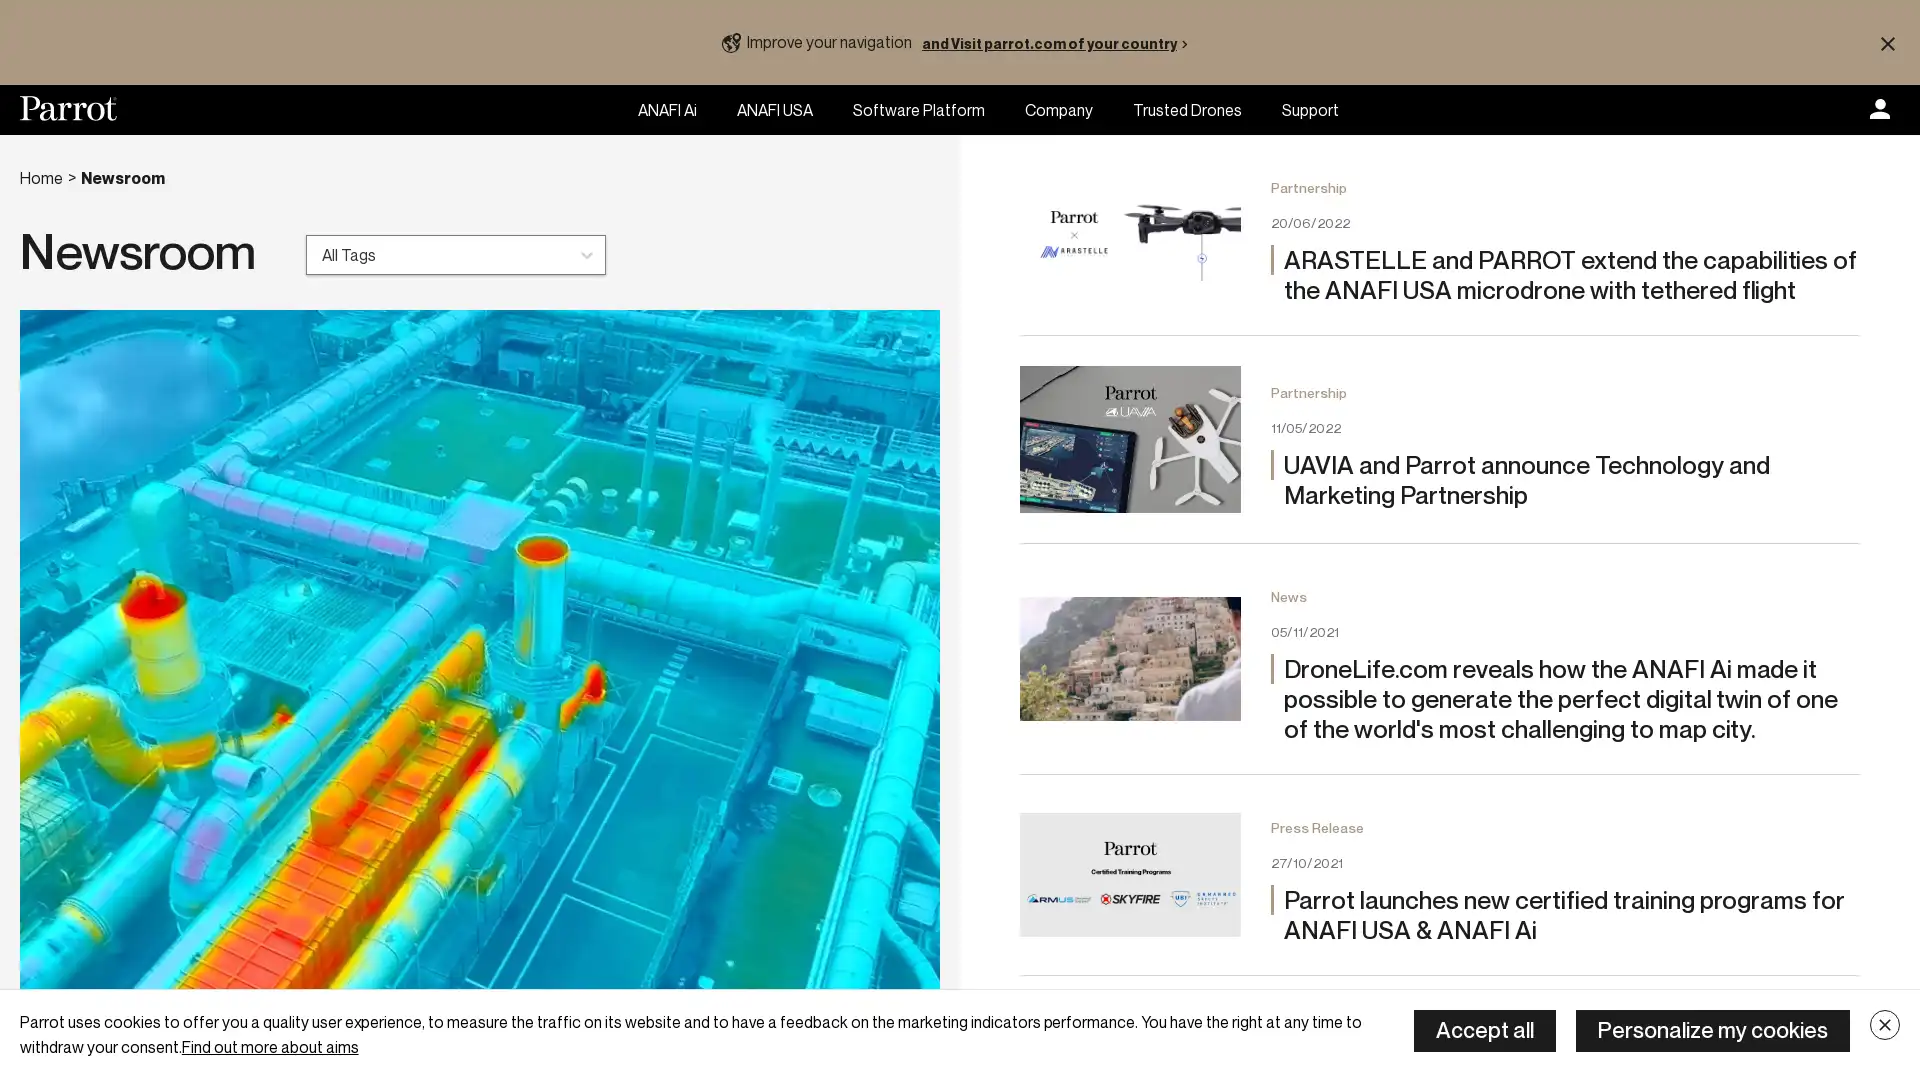 This screenshot has height=1080, width=1920. What do you see at coordinates (1886, 42) in the screenshot?
I see `close not-good-shop-alert` at bounding box center [1886, 42].